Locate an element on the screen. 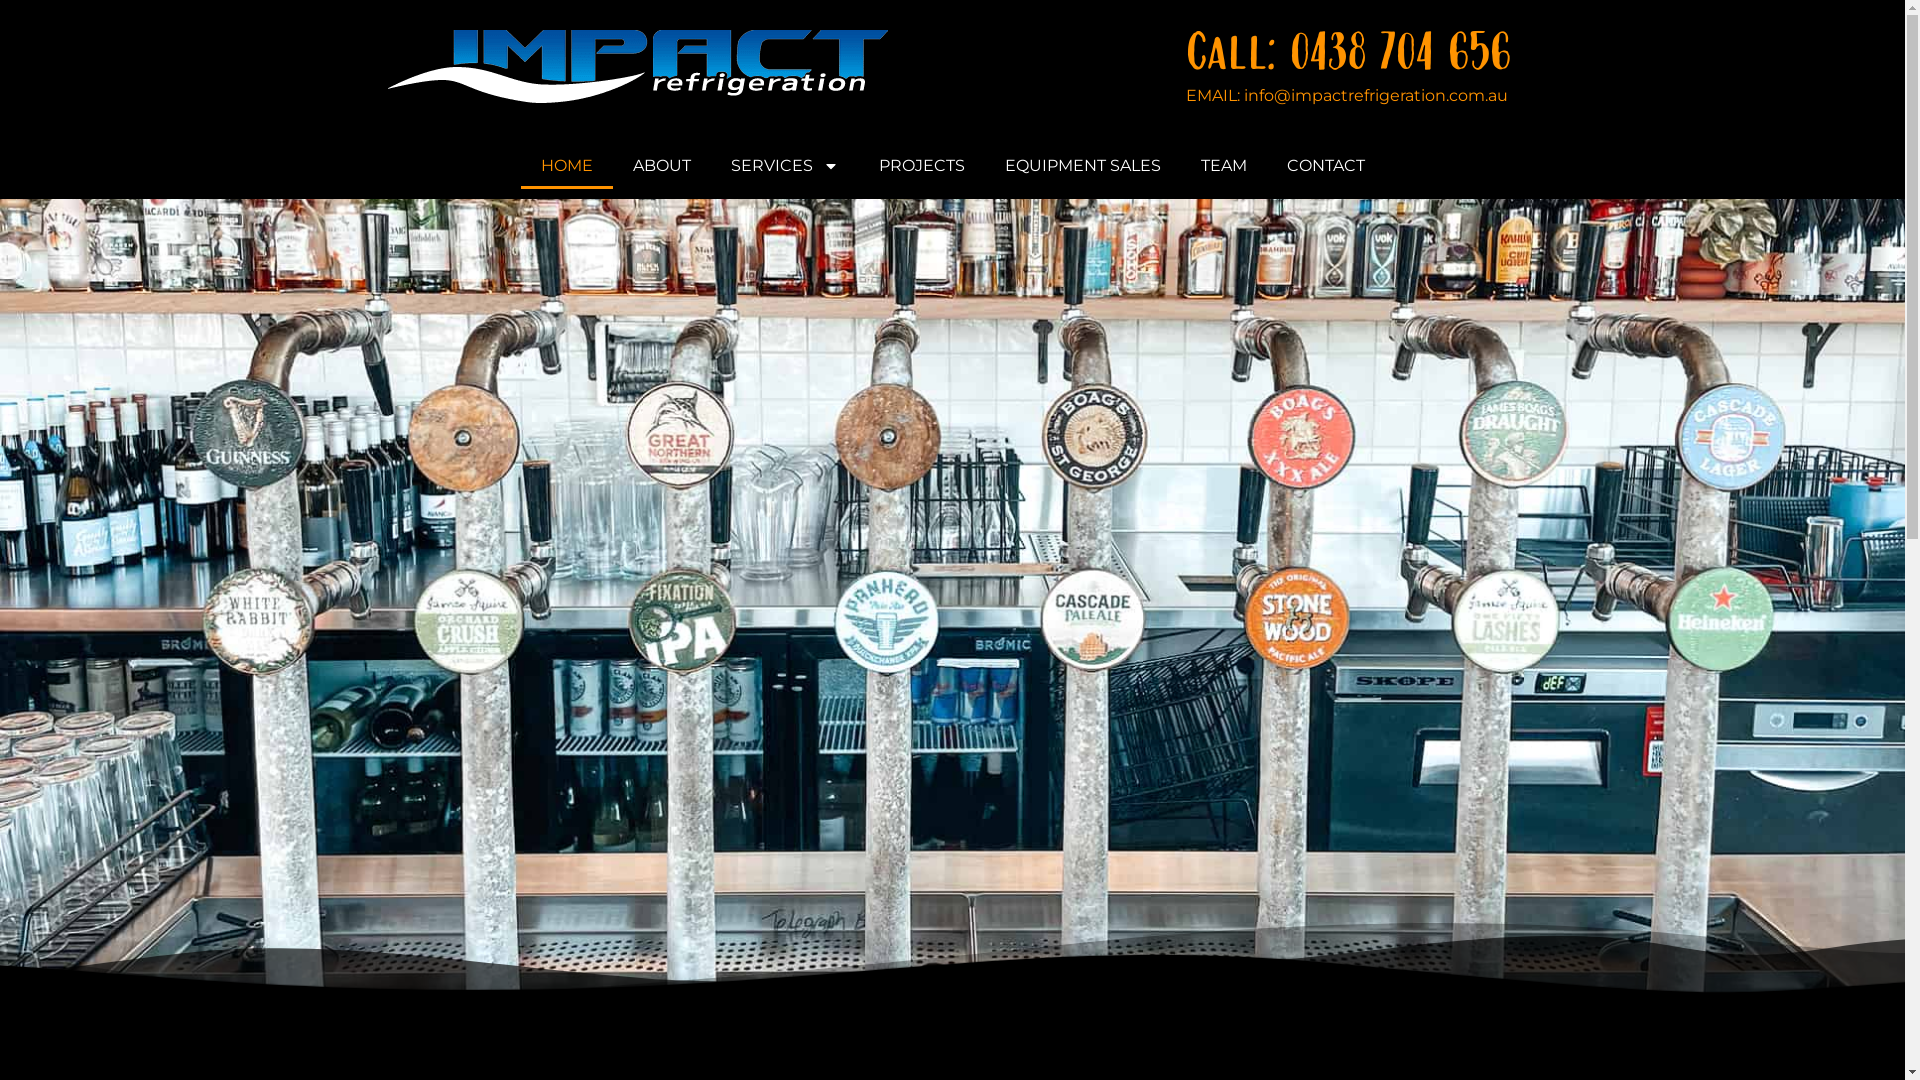  'EQUIPMENT SALES' is located at coordinates (1080, 164).